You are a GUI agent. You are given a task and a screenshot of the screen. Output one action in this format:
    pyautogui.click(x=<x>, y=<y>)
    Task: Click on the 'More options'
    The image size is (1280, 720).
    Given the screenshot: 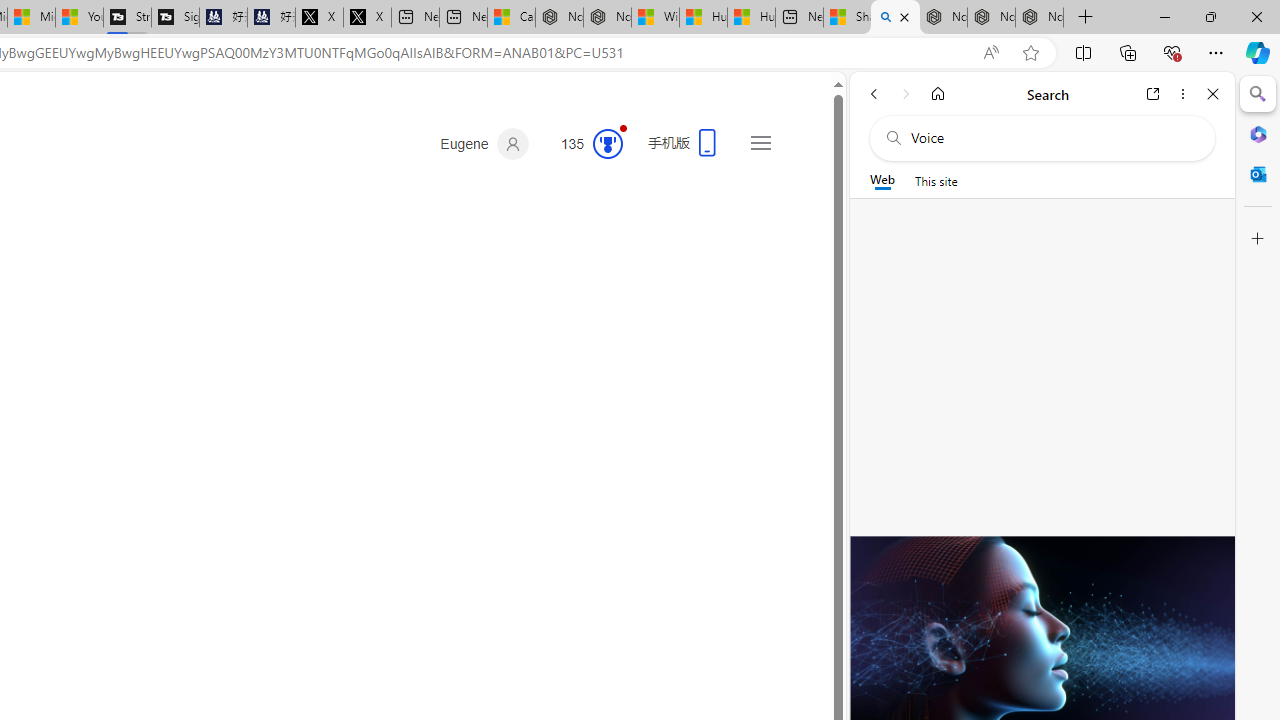 What is the action you would take?
    pyautogui.click(x=1182, y=93)
    